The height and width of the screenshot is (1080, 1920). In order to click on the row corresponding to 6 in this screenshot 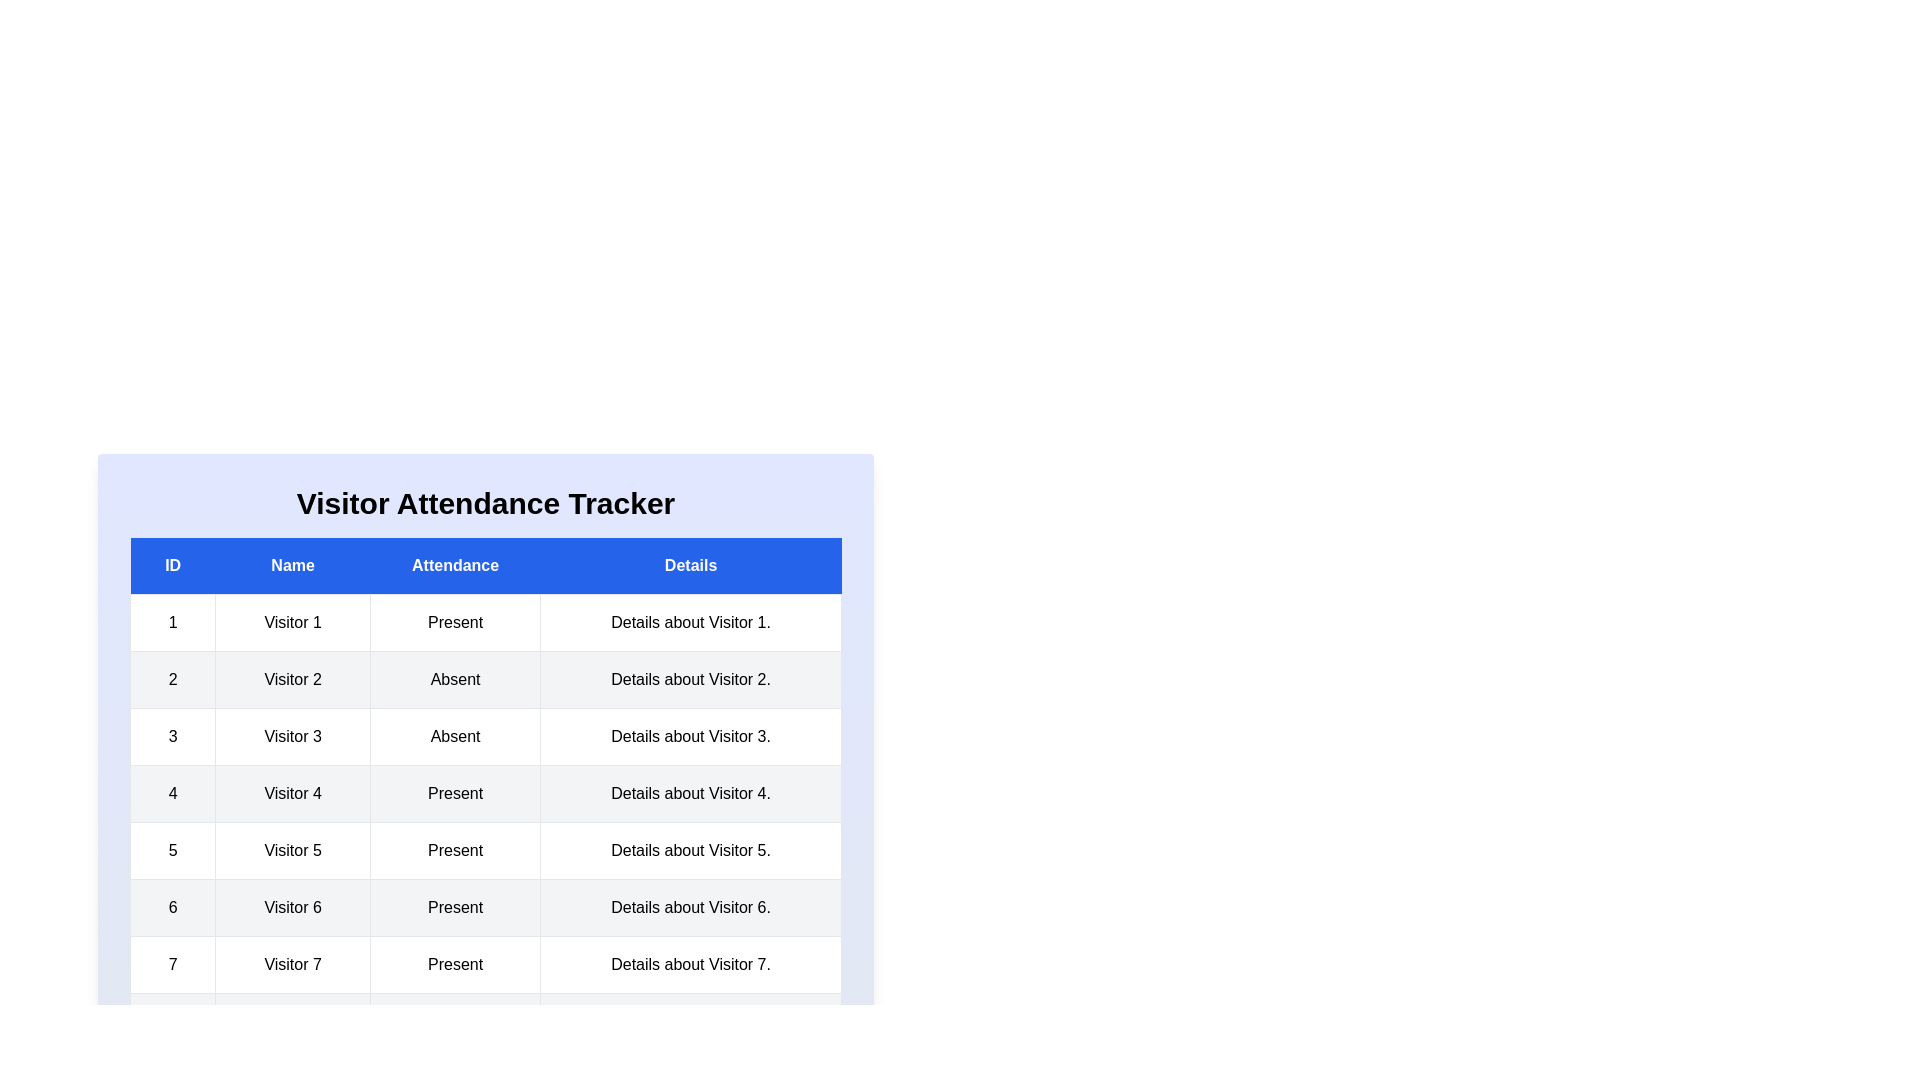, I will do `click(485, 907)`.